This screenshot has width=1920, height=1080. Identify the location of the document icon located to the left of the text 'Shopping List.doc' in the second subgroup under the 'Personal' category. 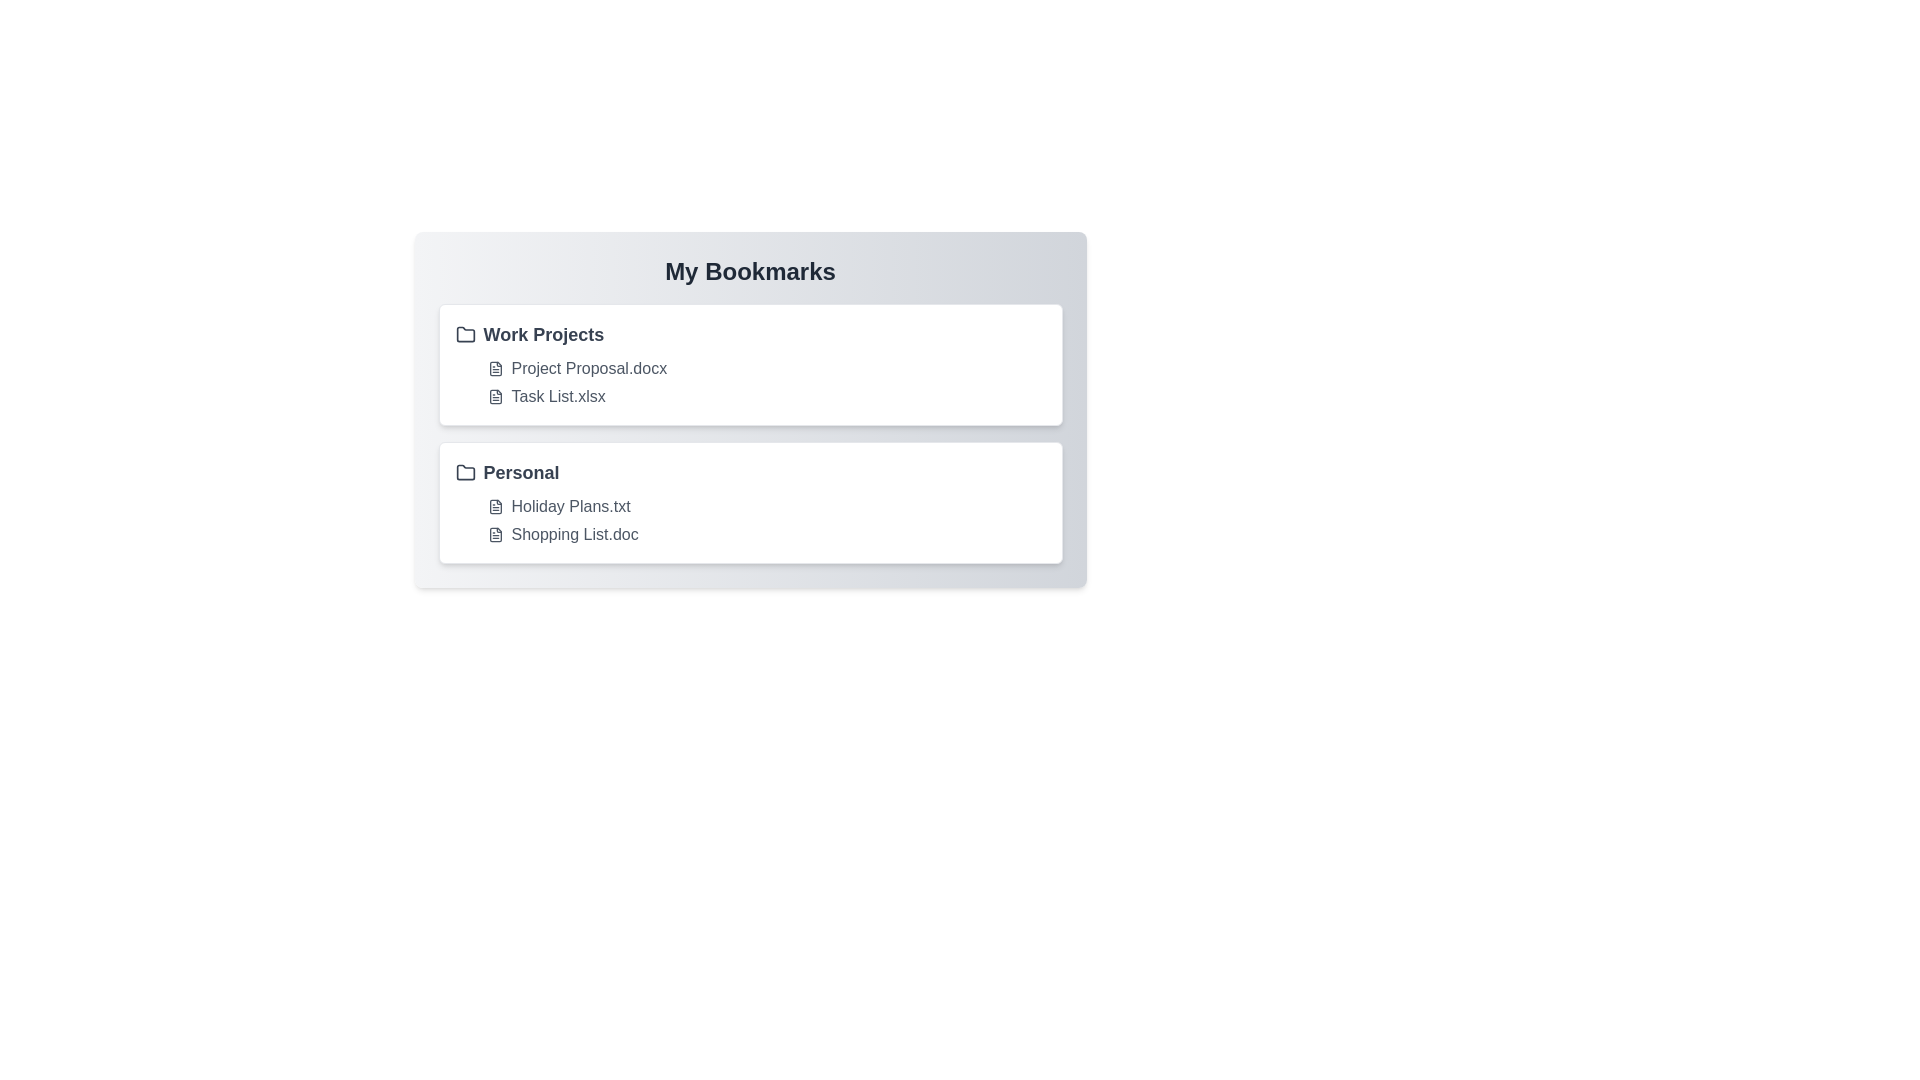
(495, 534).